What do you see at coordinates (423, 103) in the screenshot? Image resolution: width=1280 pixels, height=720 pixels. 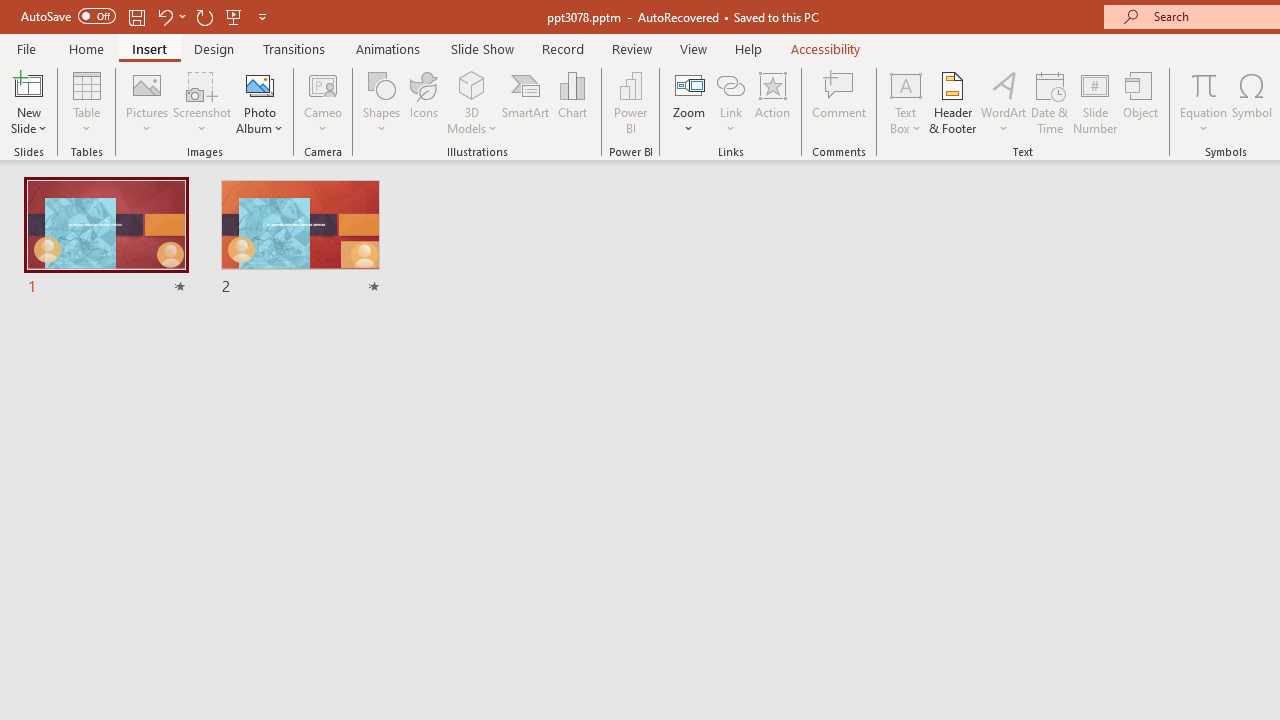 I see `'Icons'` at bounding box center [423, 103].